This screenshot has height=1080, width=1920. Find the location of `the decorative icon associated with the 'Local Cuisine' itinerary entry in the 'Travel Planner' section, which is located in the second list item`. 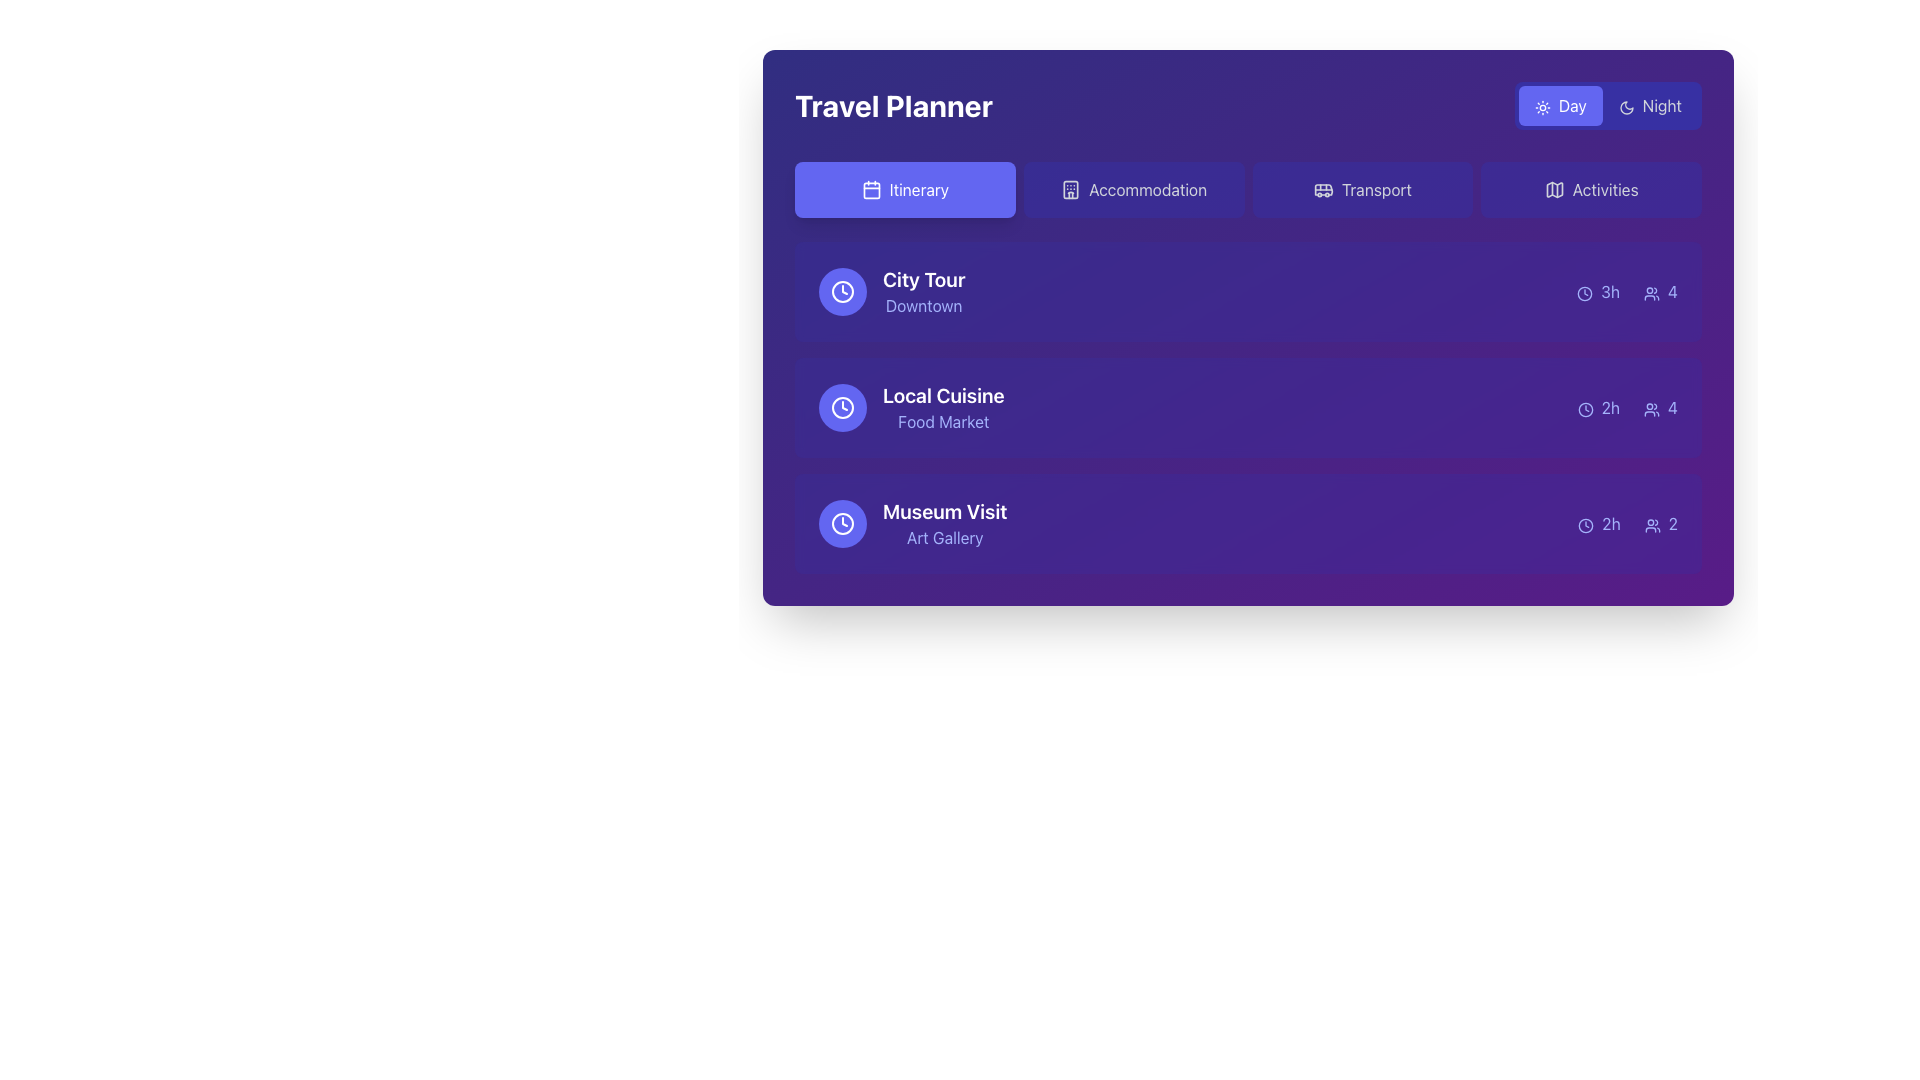

the decorative icon associated with the 'Local Cuisine' itinerary entry in the 'Travel Planner' section, which is located in the second list item is located at coordinates (843, 407).